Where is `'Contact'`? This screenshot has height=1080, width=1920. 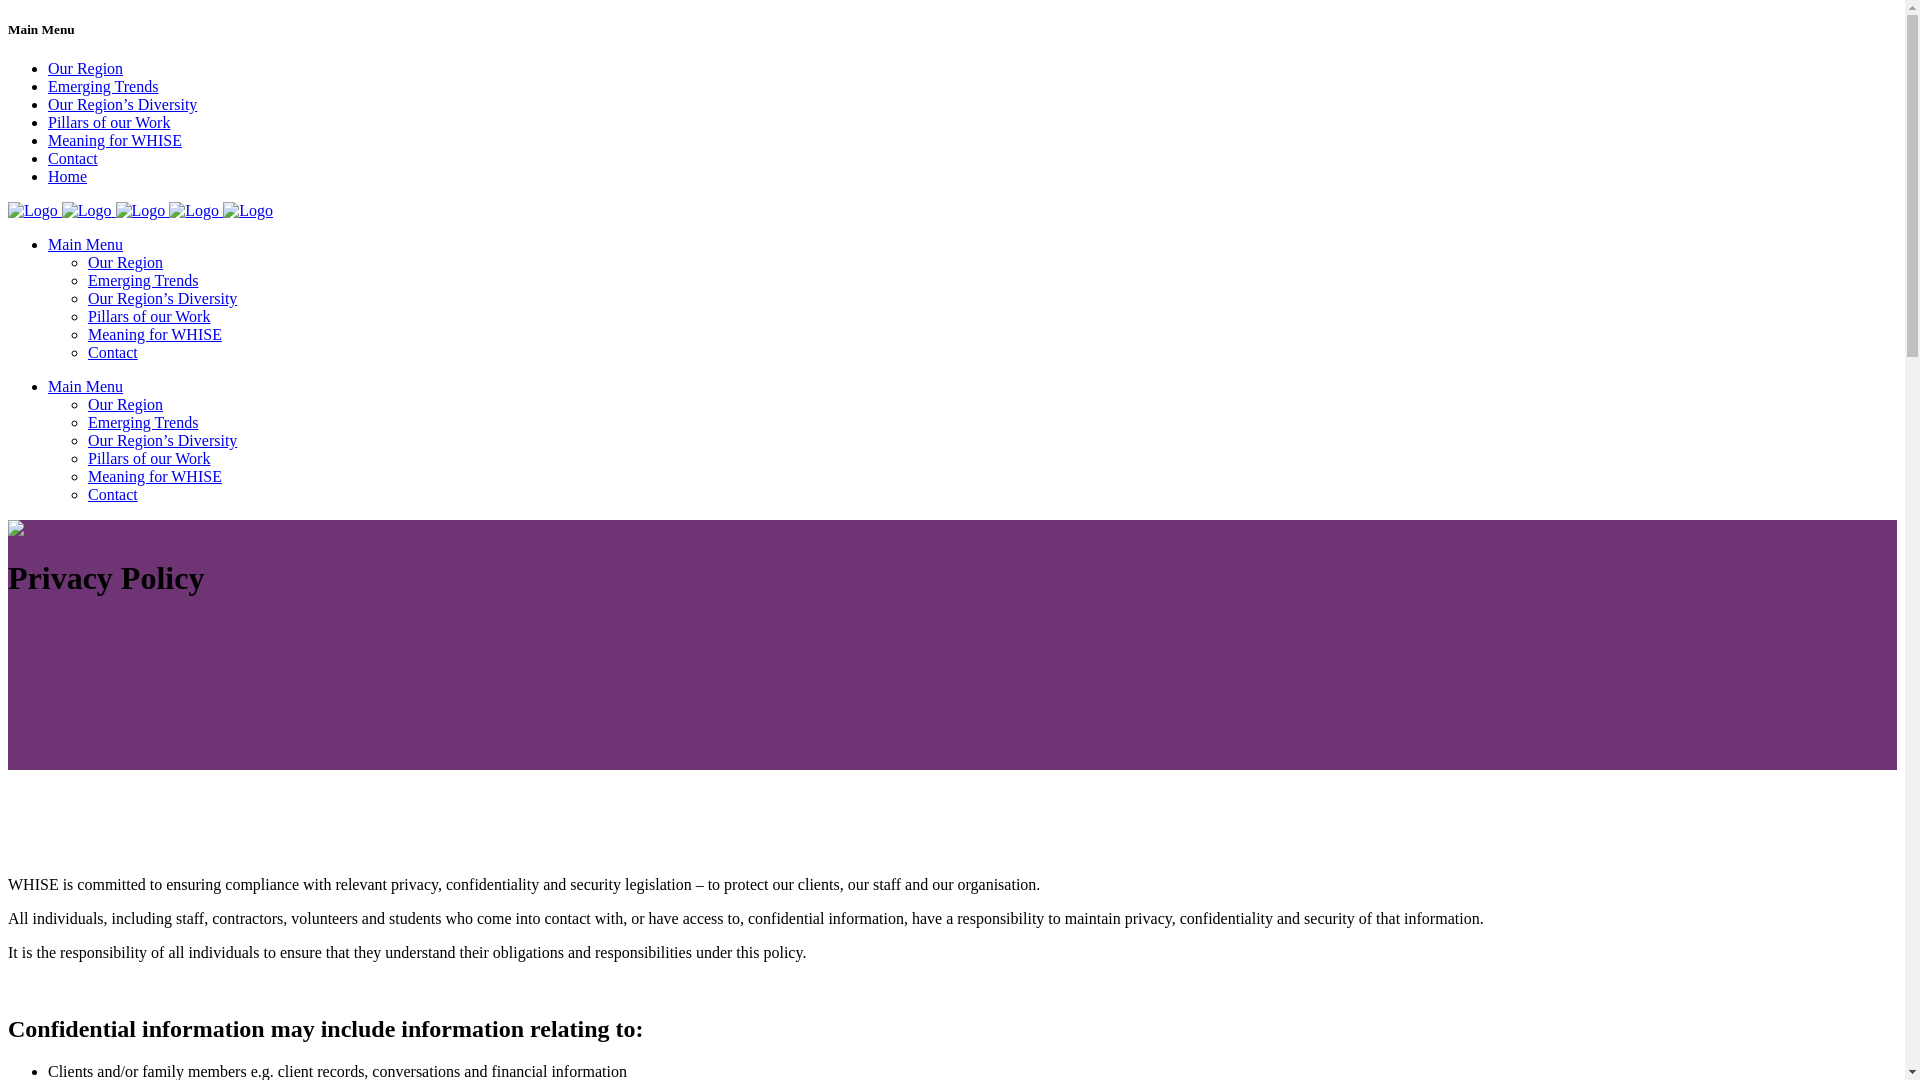
'Contact' is located at coordinates (86, 351).